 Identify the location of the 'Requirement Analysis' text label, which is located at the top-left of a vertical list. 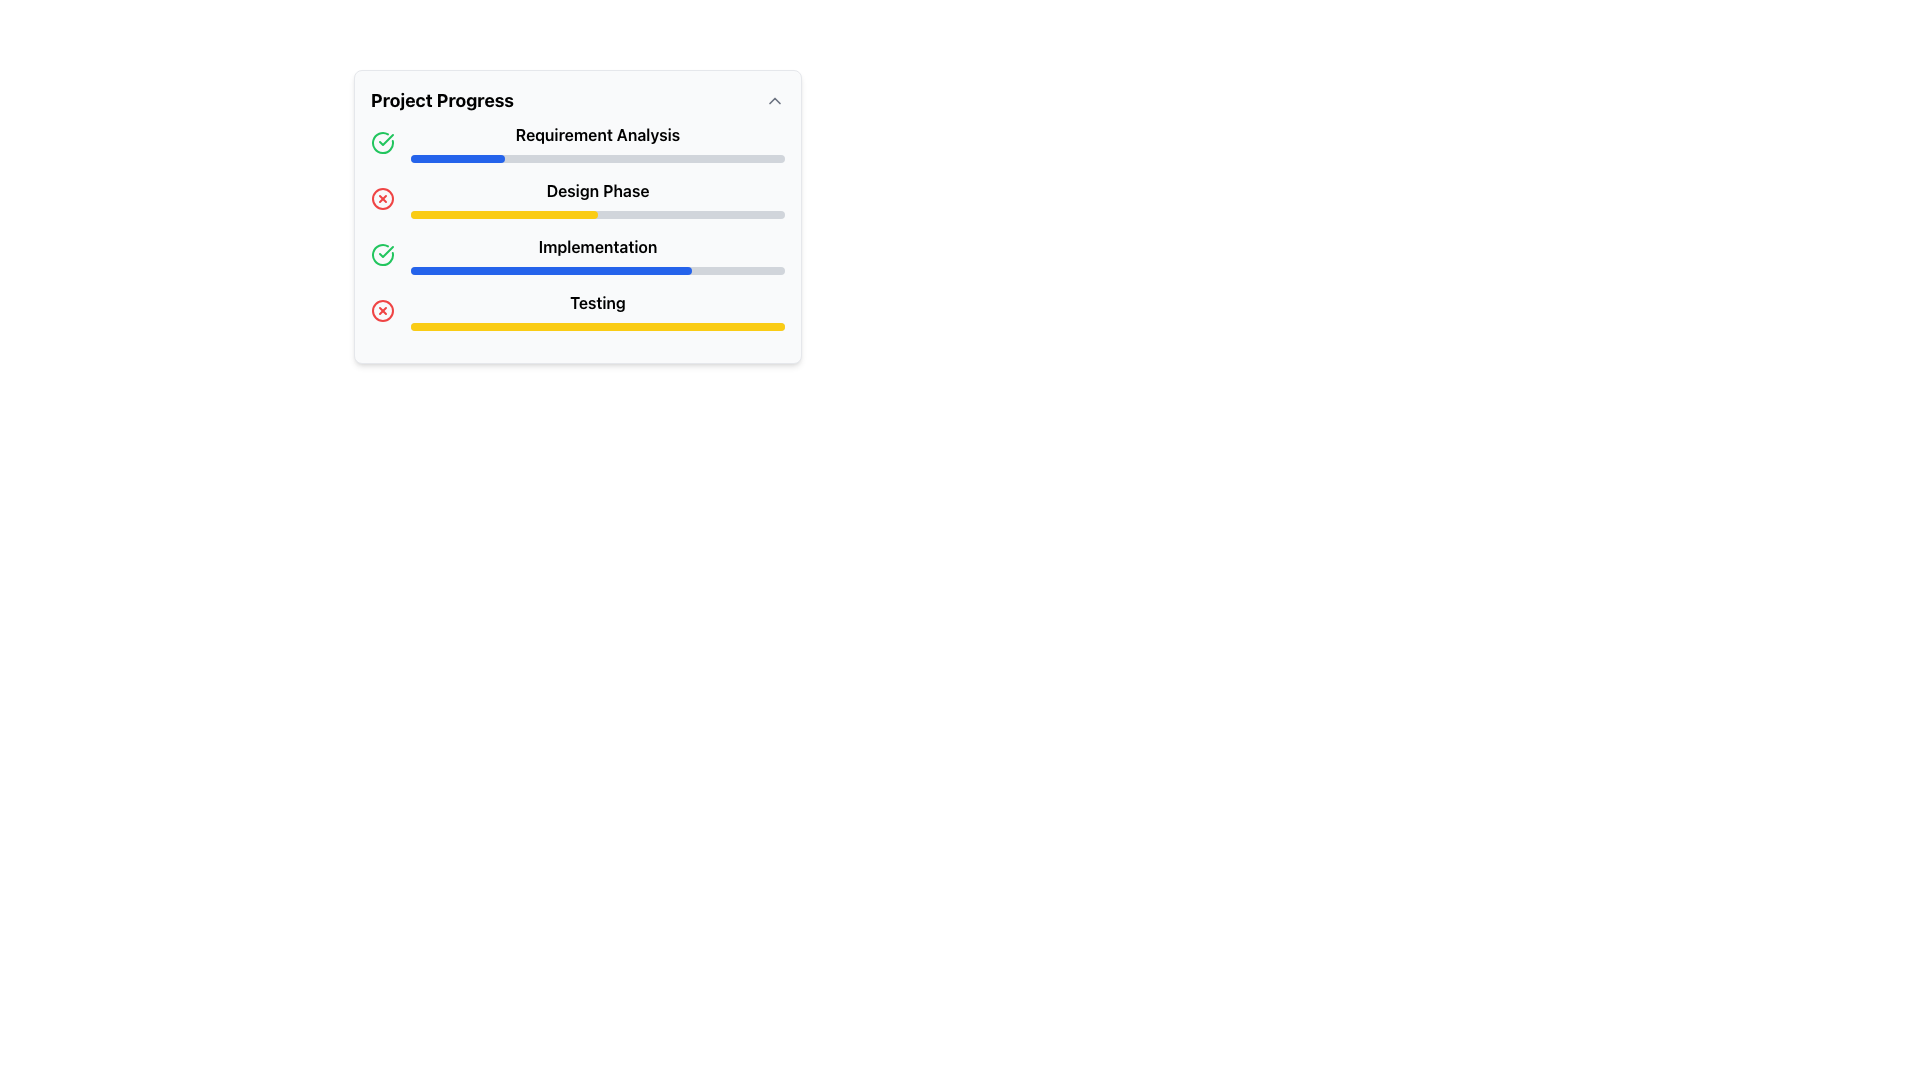
(576, 141).